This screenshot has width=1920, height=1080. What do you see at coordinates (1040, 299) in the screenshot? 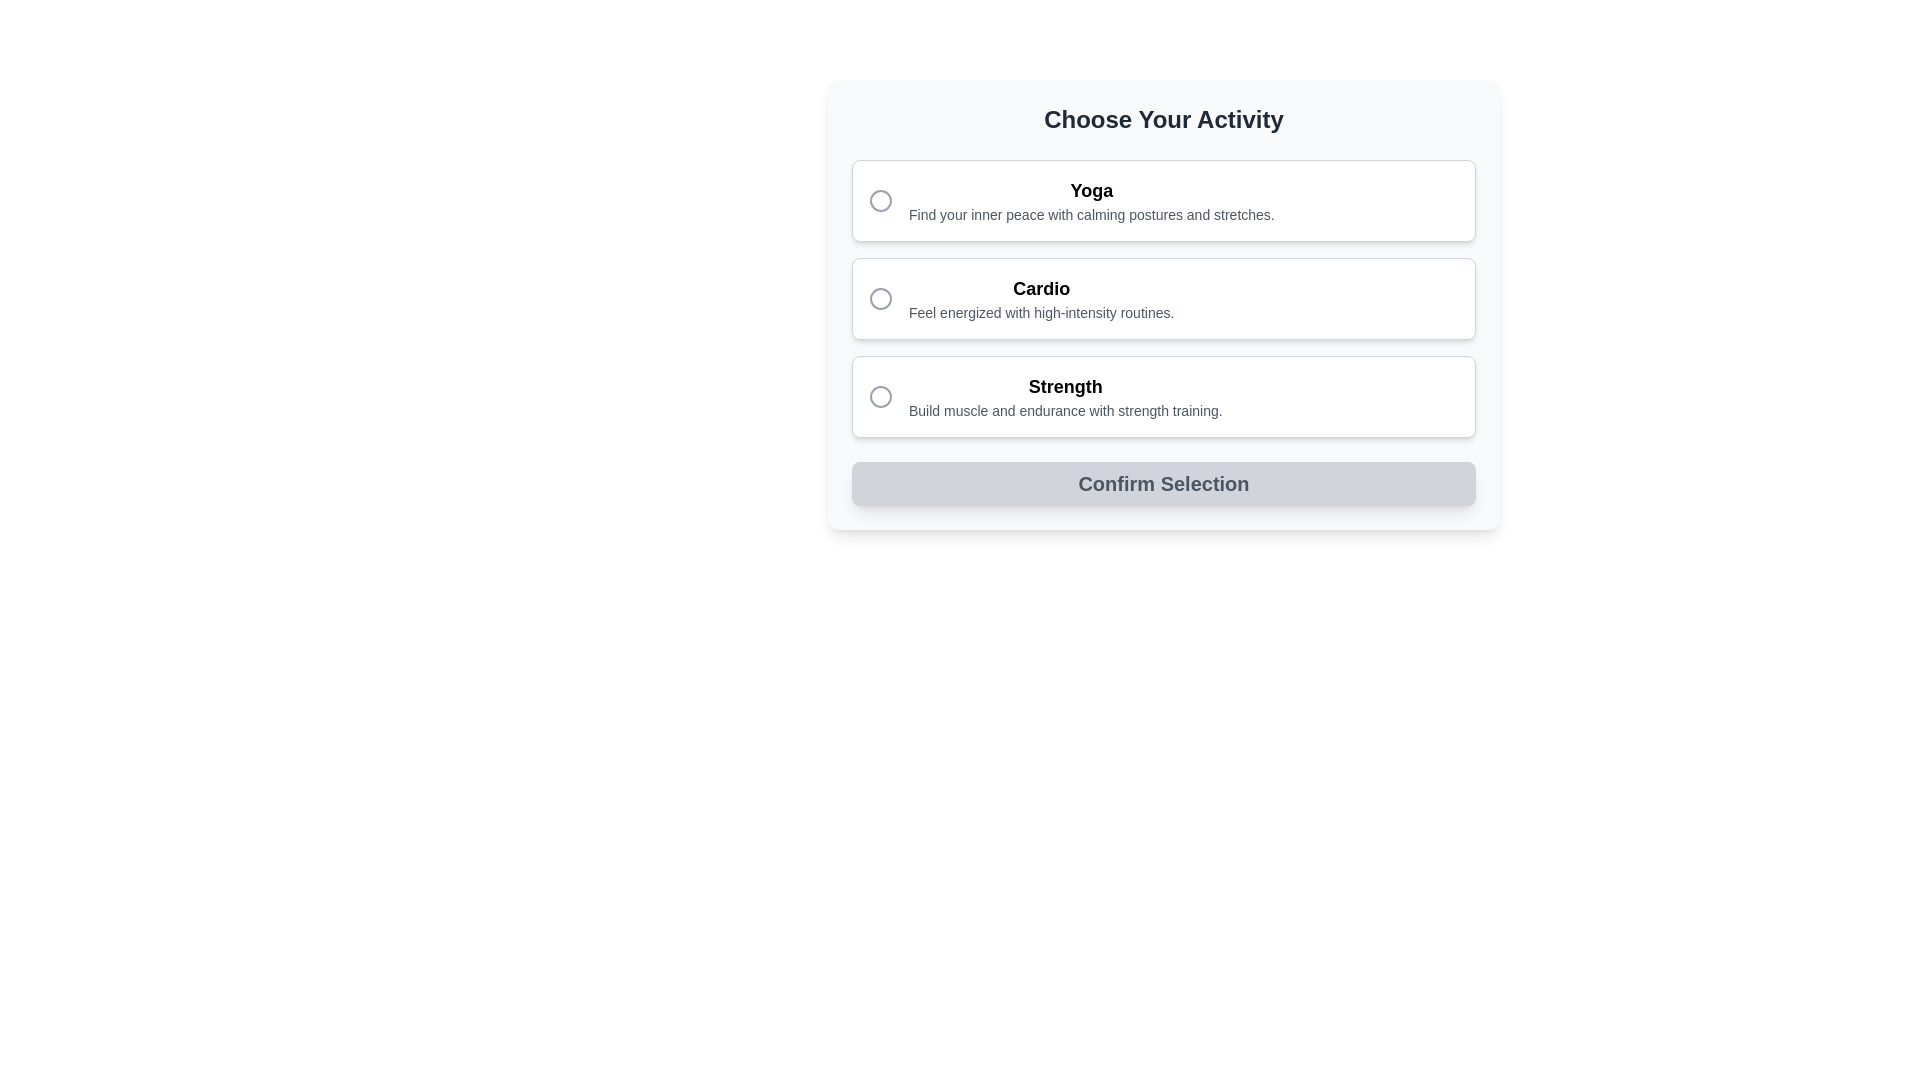
I see `the 'Cardio' selectable option, which is the second entry in the activity options list under 'Choose Your Activity.'` at bounding box center [1040, 299].